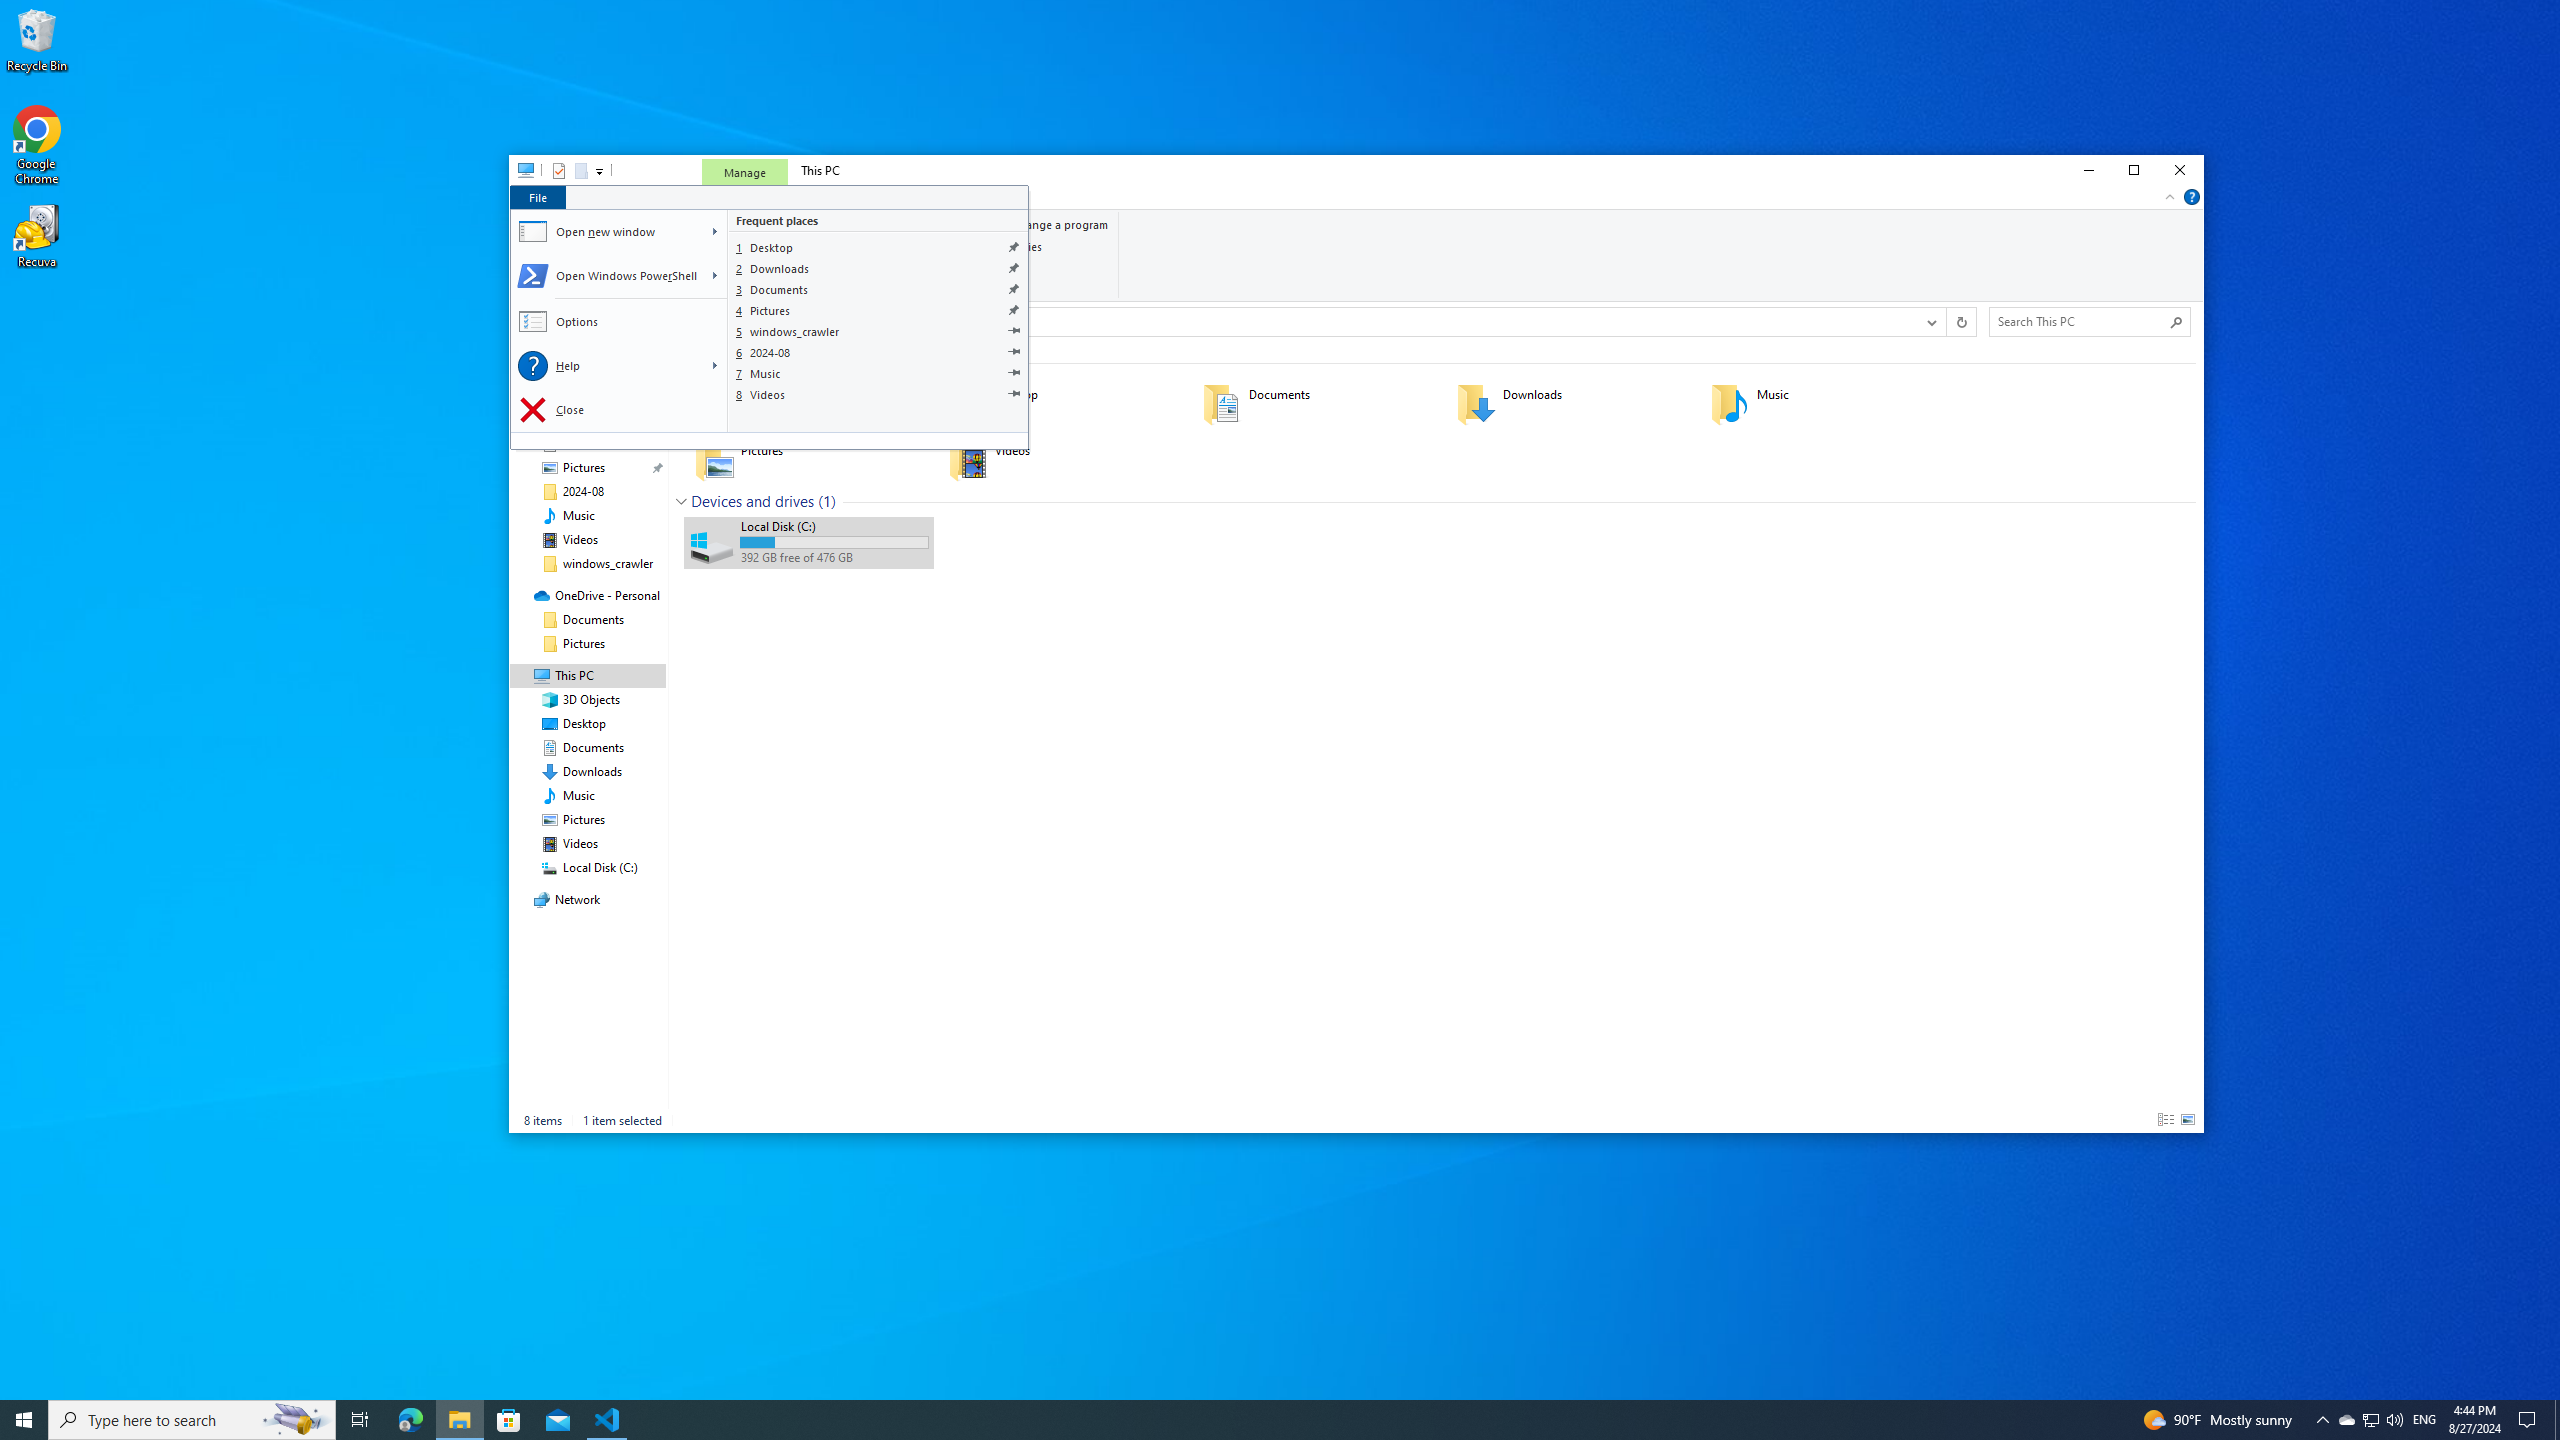 The height and width of the screenshot is (1440, 2560). Describe the element at coordinates (879, 246) in the screenshot. I see `'Desktop'` at that location.